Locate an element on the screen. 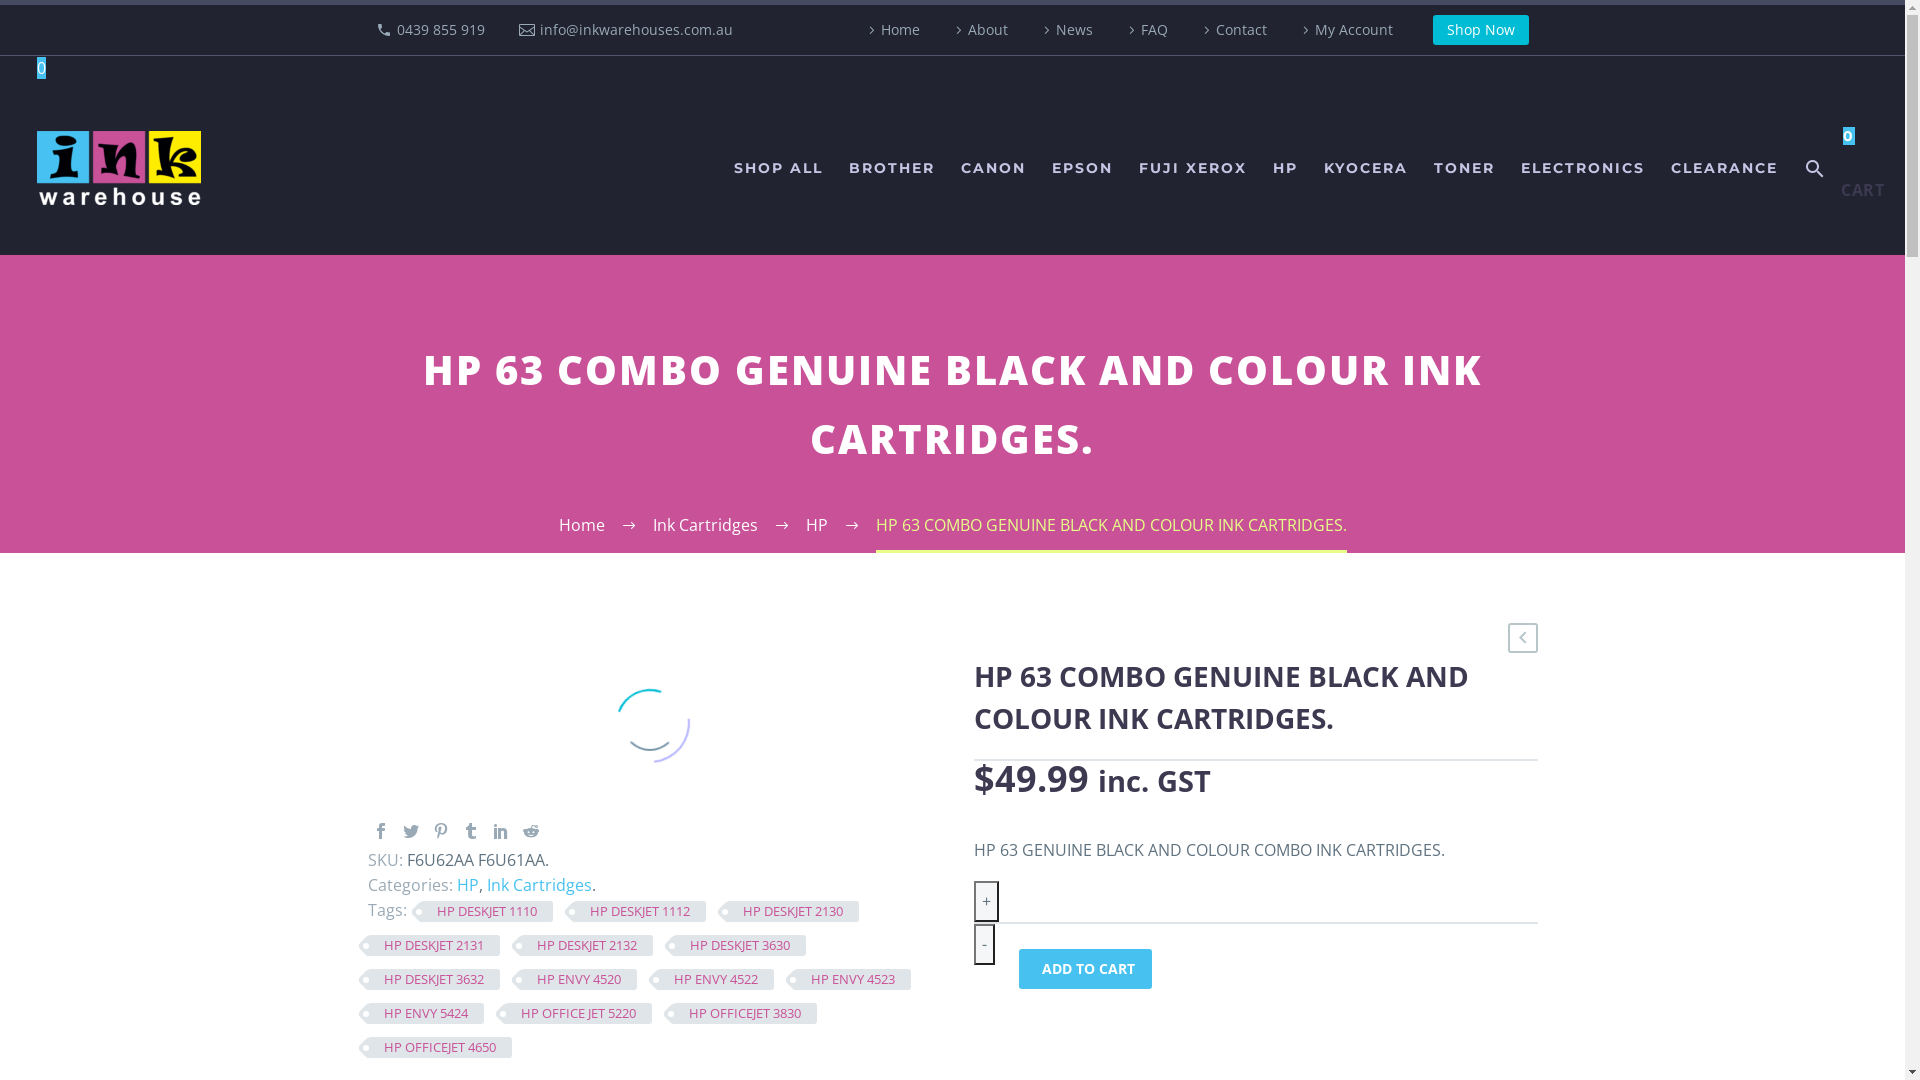  'Shop Now' is located at coordinates (1481, 30).